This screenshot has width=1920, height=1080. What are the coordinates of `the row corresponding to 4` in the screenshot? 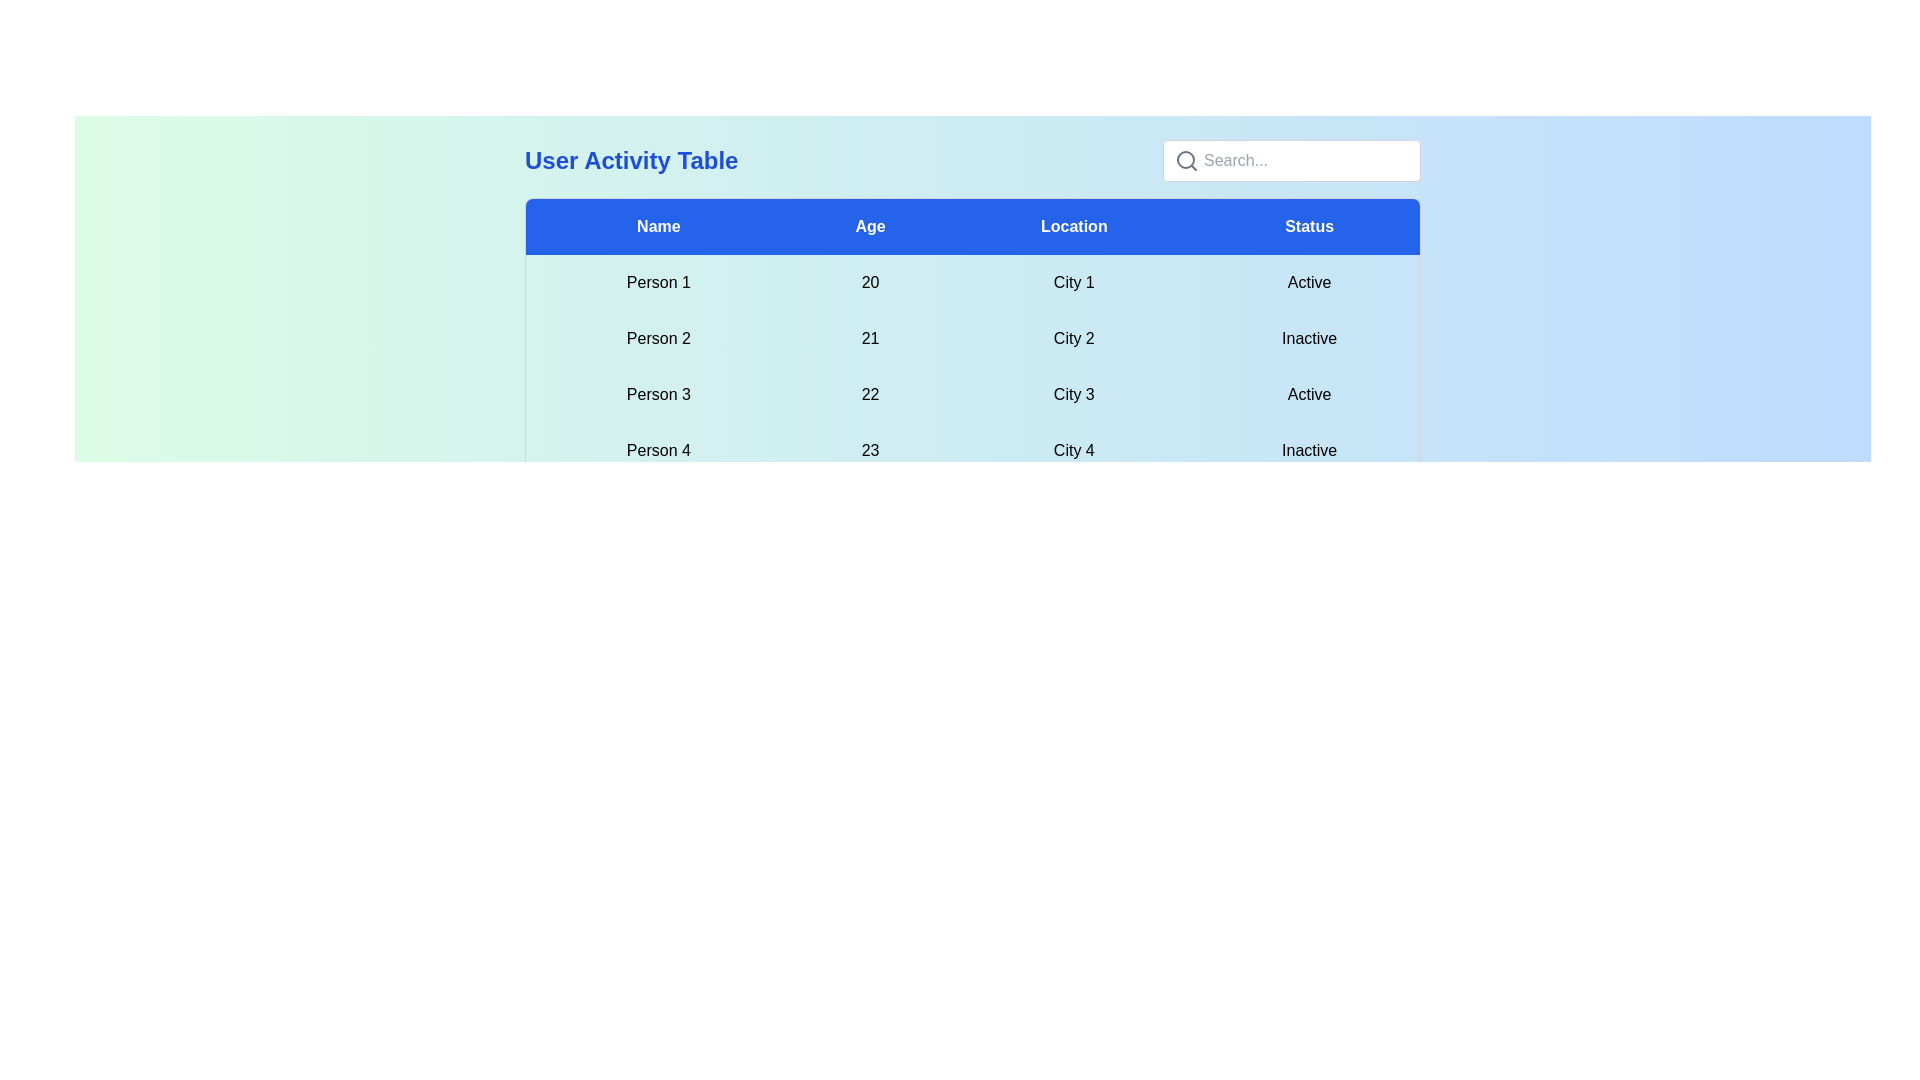 It's located at (973, 451).